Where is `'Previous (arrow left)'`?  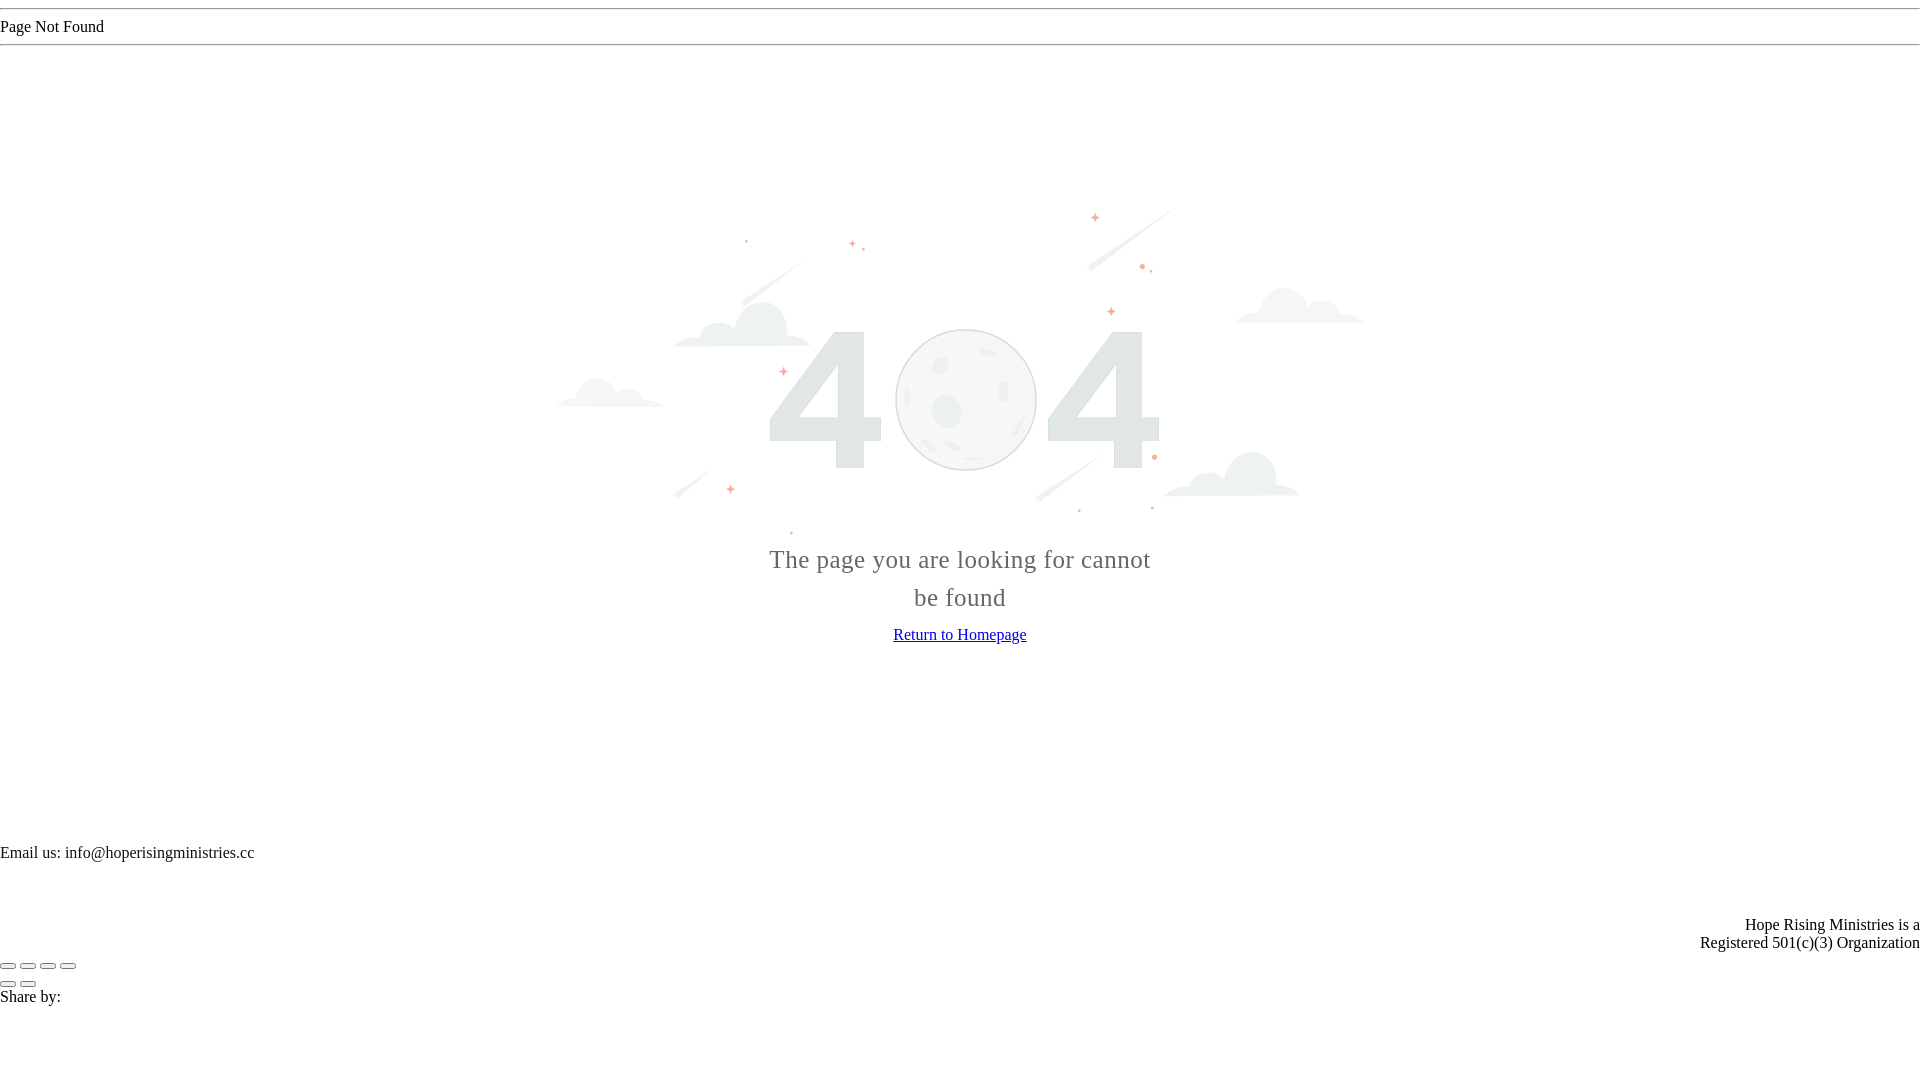
'Previous (arrow left)' is located at coordinates (8, 982).